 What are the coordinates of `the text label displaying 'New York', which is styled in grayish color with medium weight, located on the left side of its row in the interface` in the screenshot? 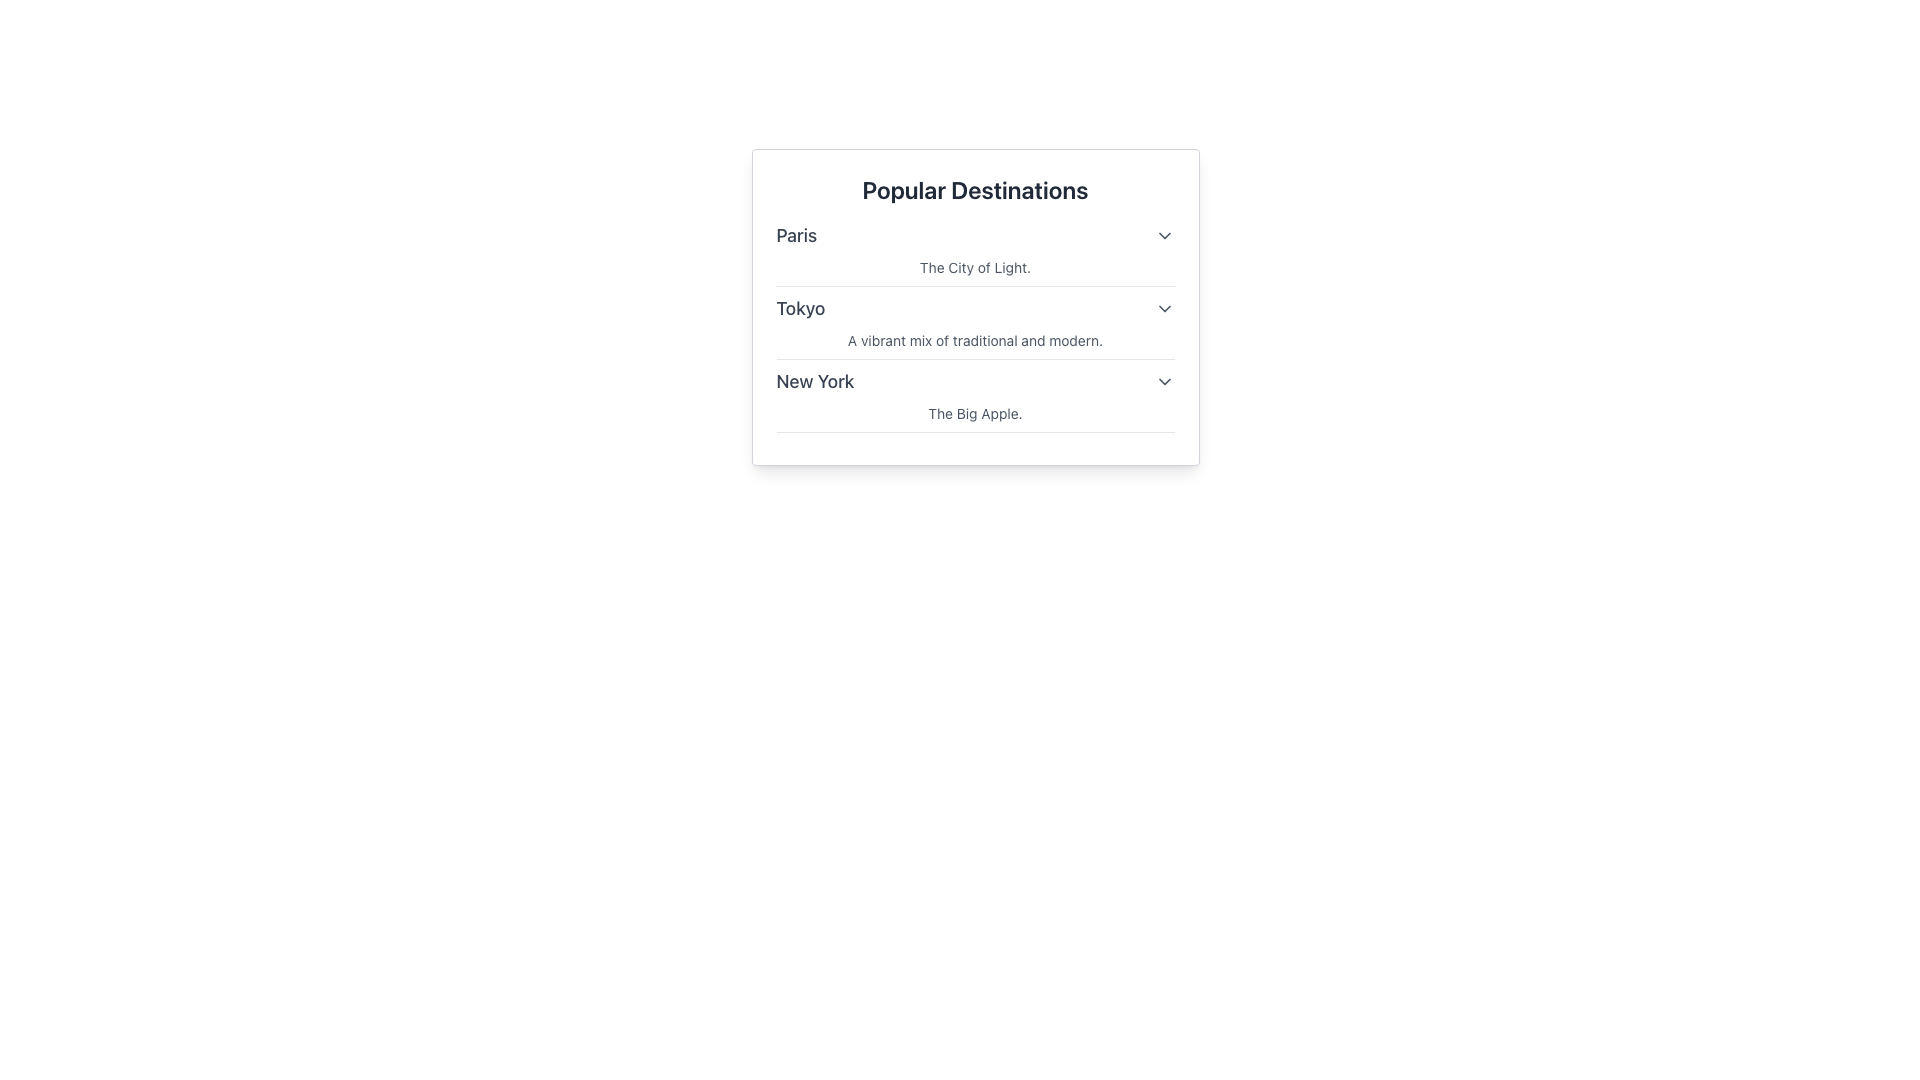 It's located at (815, 381).